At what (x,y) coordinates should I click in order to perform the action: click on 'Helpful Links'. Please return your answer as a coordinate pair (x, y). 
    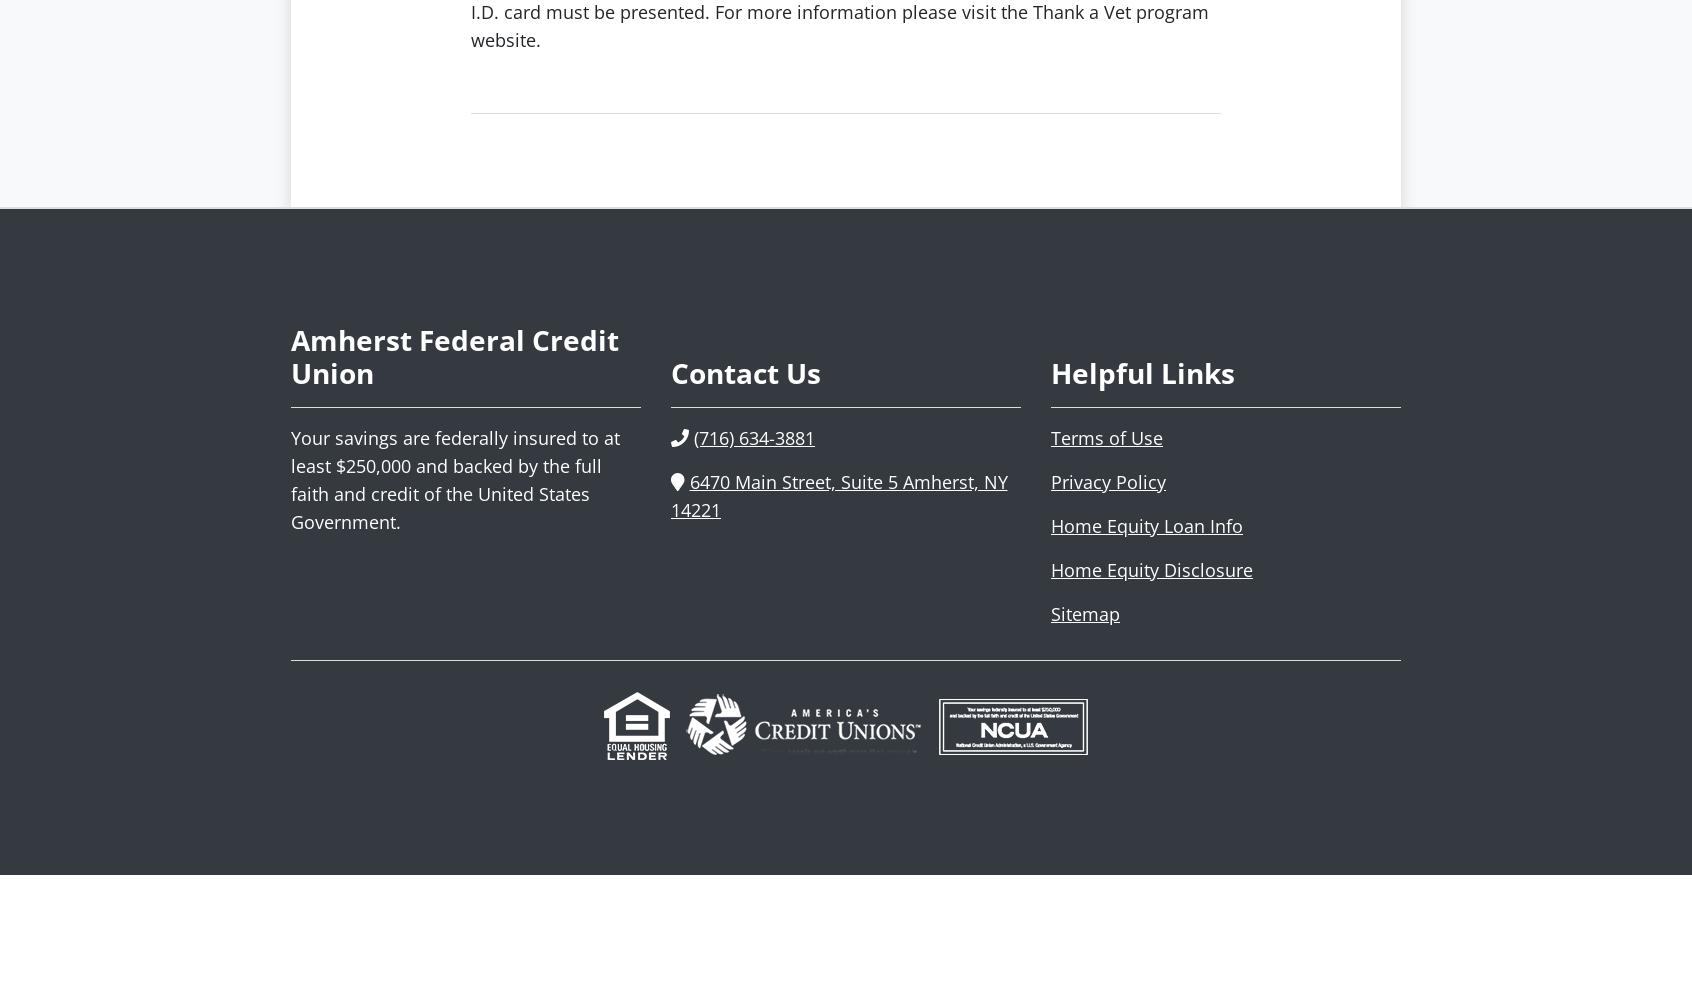
    Looking at the image, I should click on (1050, 372).